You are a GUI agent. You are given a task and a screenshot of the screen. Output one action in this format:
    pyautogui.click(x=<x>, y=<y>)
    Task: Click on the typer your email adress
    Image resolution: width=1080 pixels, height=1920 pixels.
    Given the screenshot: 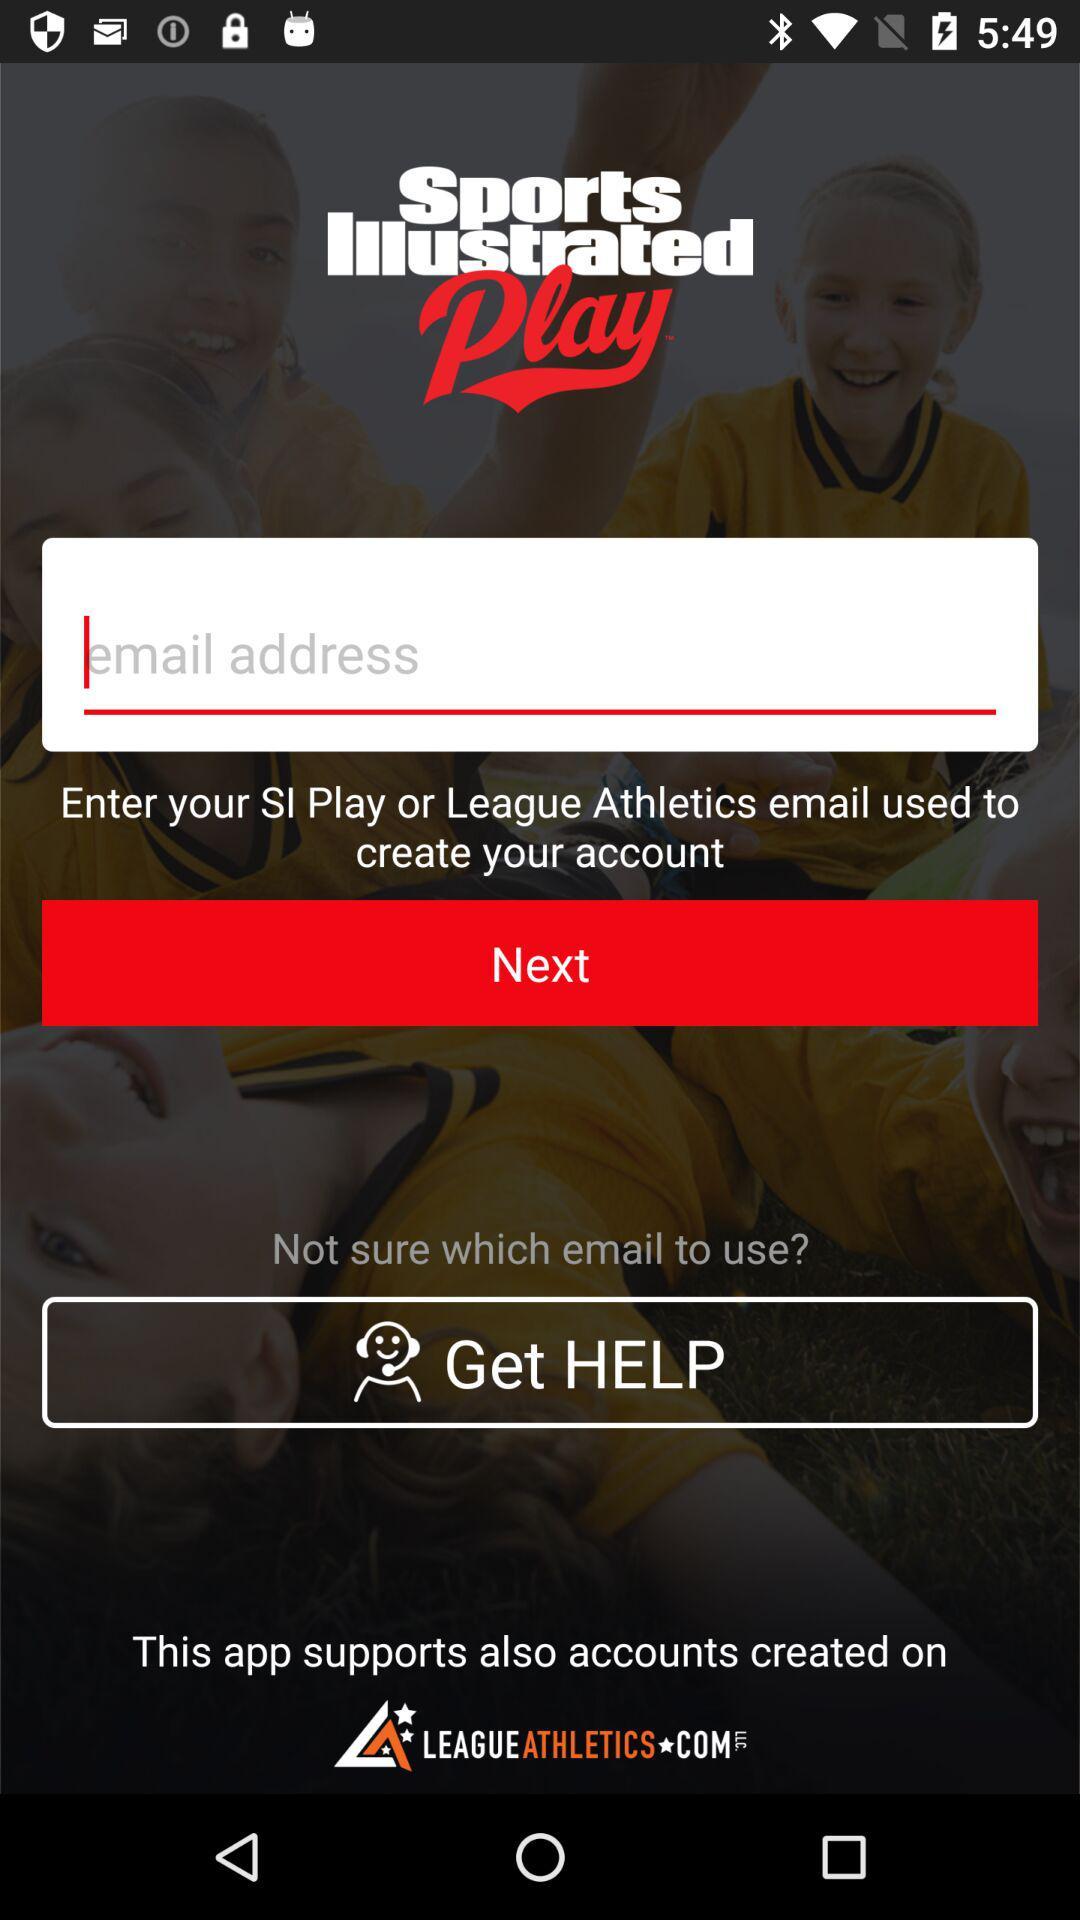 What is the action you would take?
    pyautogui.click(x=540, y=644)
    